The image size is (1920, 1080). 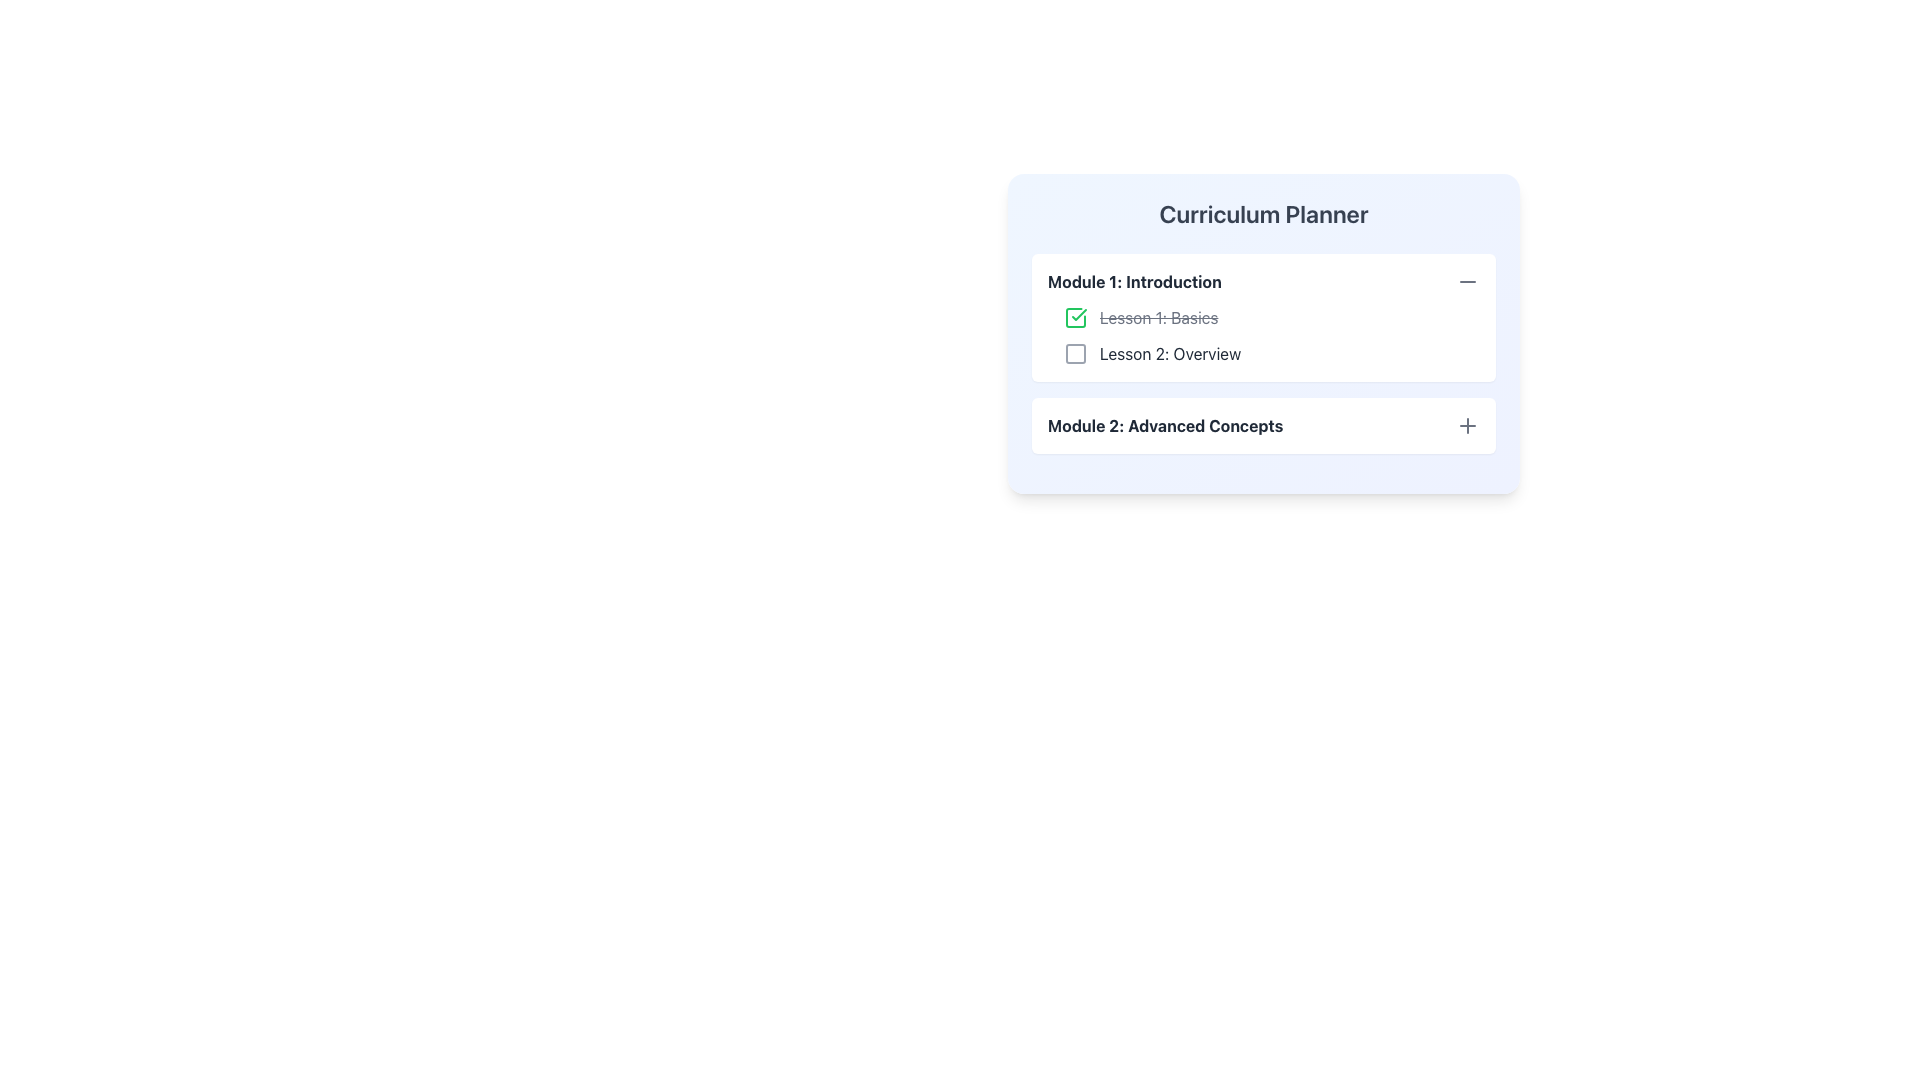 What do you see at coordinates (1271, 353) in the screenshot?
I see `the checkbox of the second lesson item under 'Module 1: Introduction' which provides an overview of the lesson content` at bounding box center [1271, 353].